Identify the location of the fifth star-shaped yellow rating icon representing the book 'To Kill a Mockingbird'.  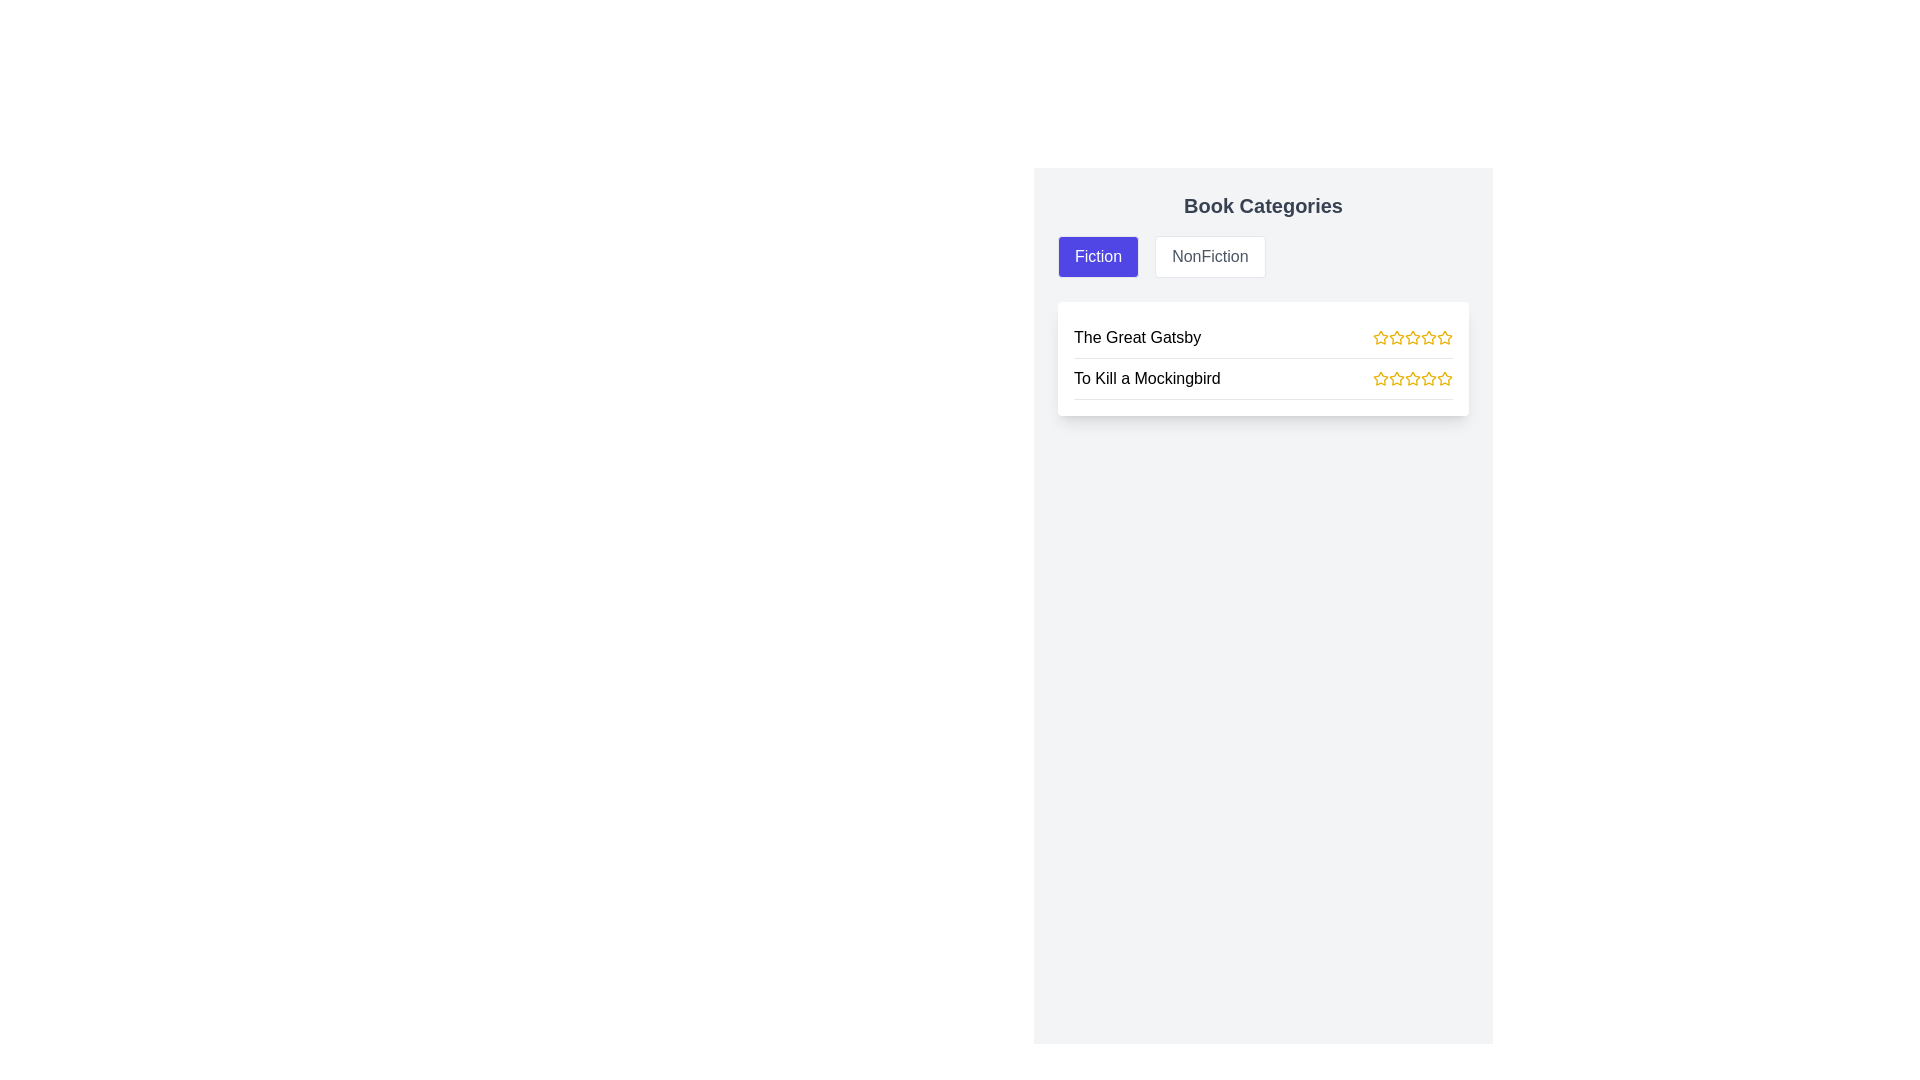
(1428, 378).